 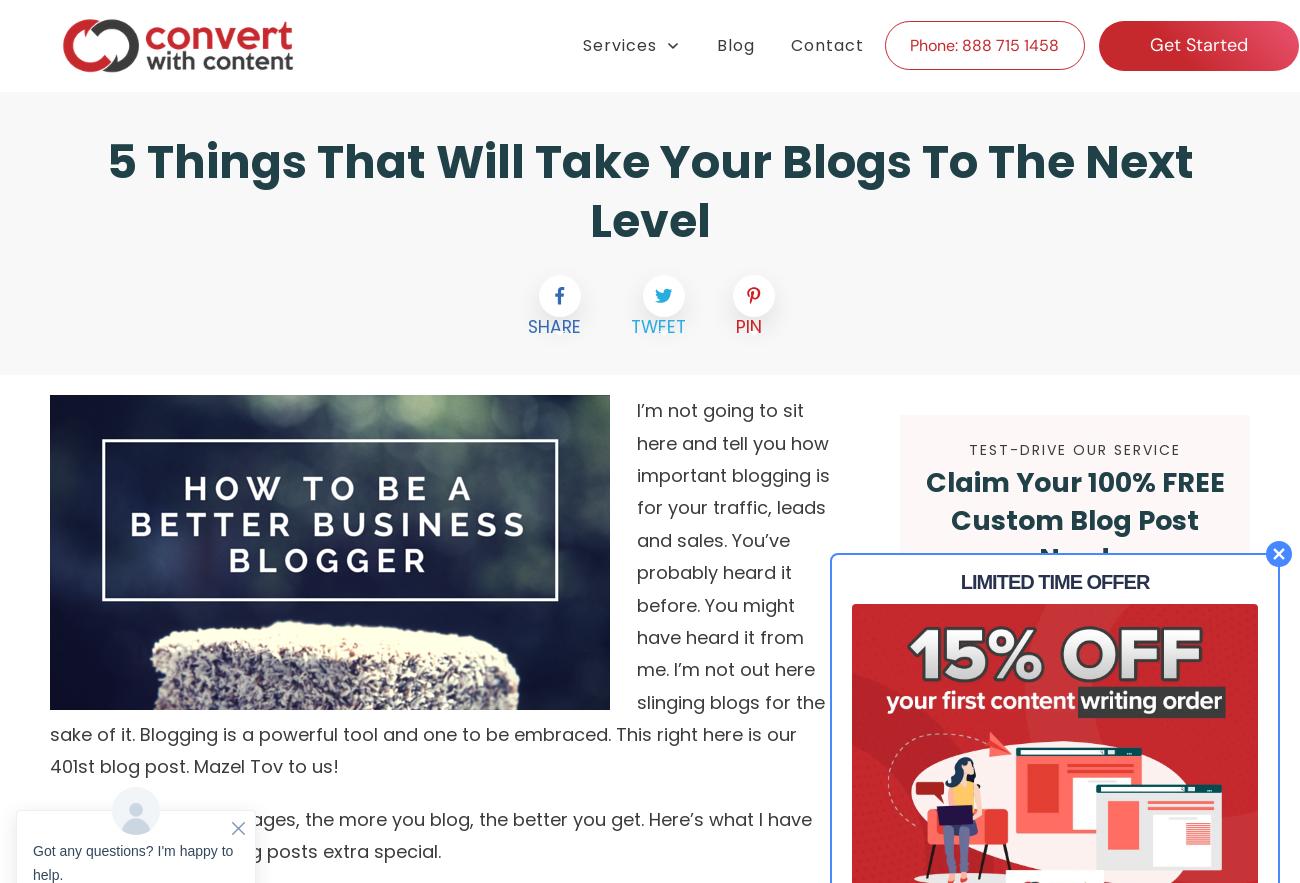 I want to click on 'Blog', so click(x=716, y=43).